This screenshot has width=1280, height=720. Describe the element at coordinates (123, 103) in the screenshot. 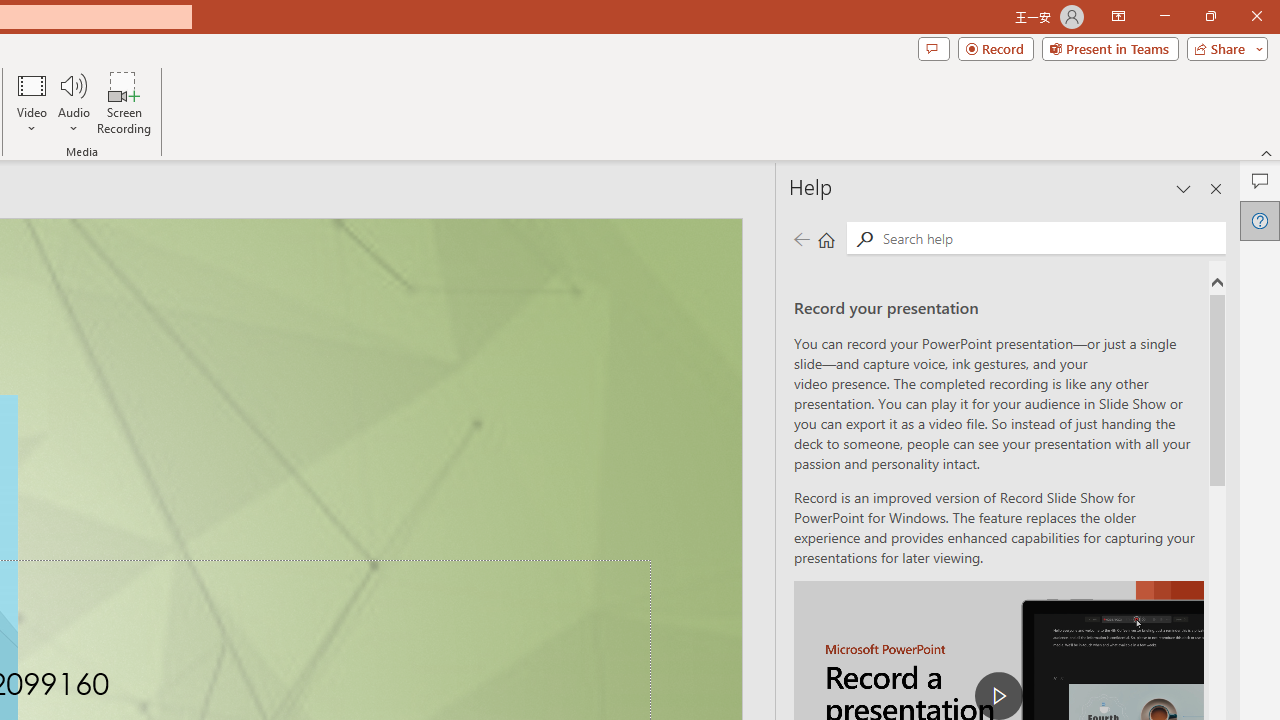

I see `'Screen Recording...'` at that location.